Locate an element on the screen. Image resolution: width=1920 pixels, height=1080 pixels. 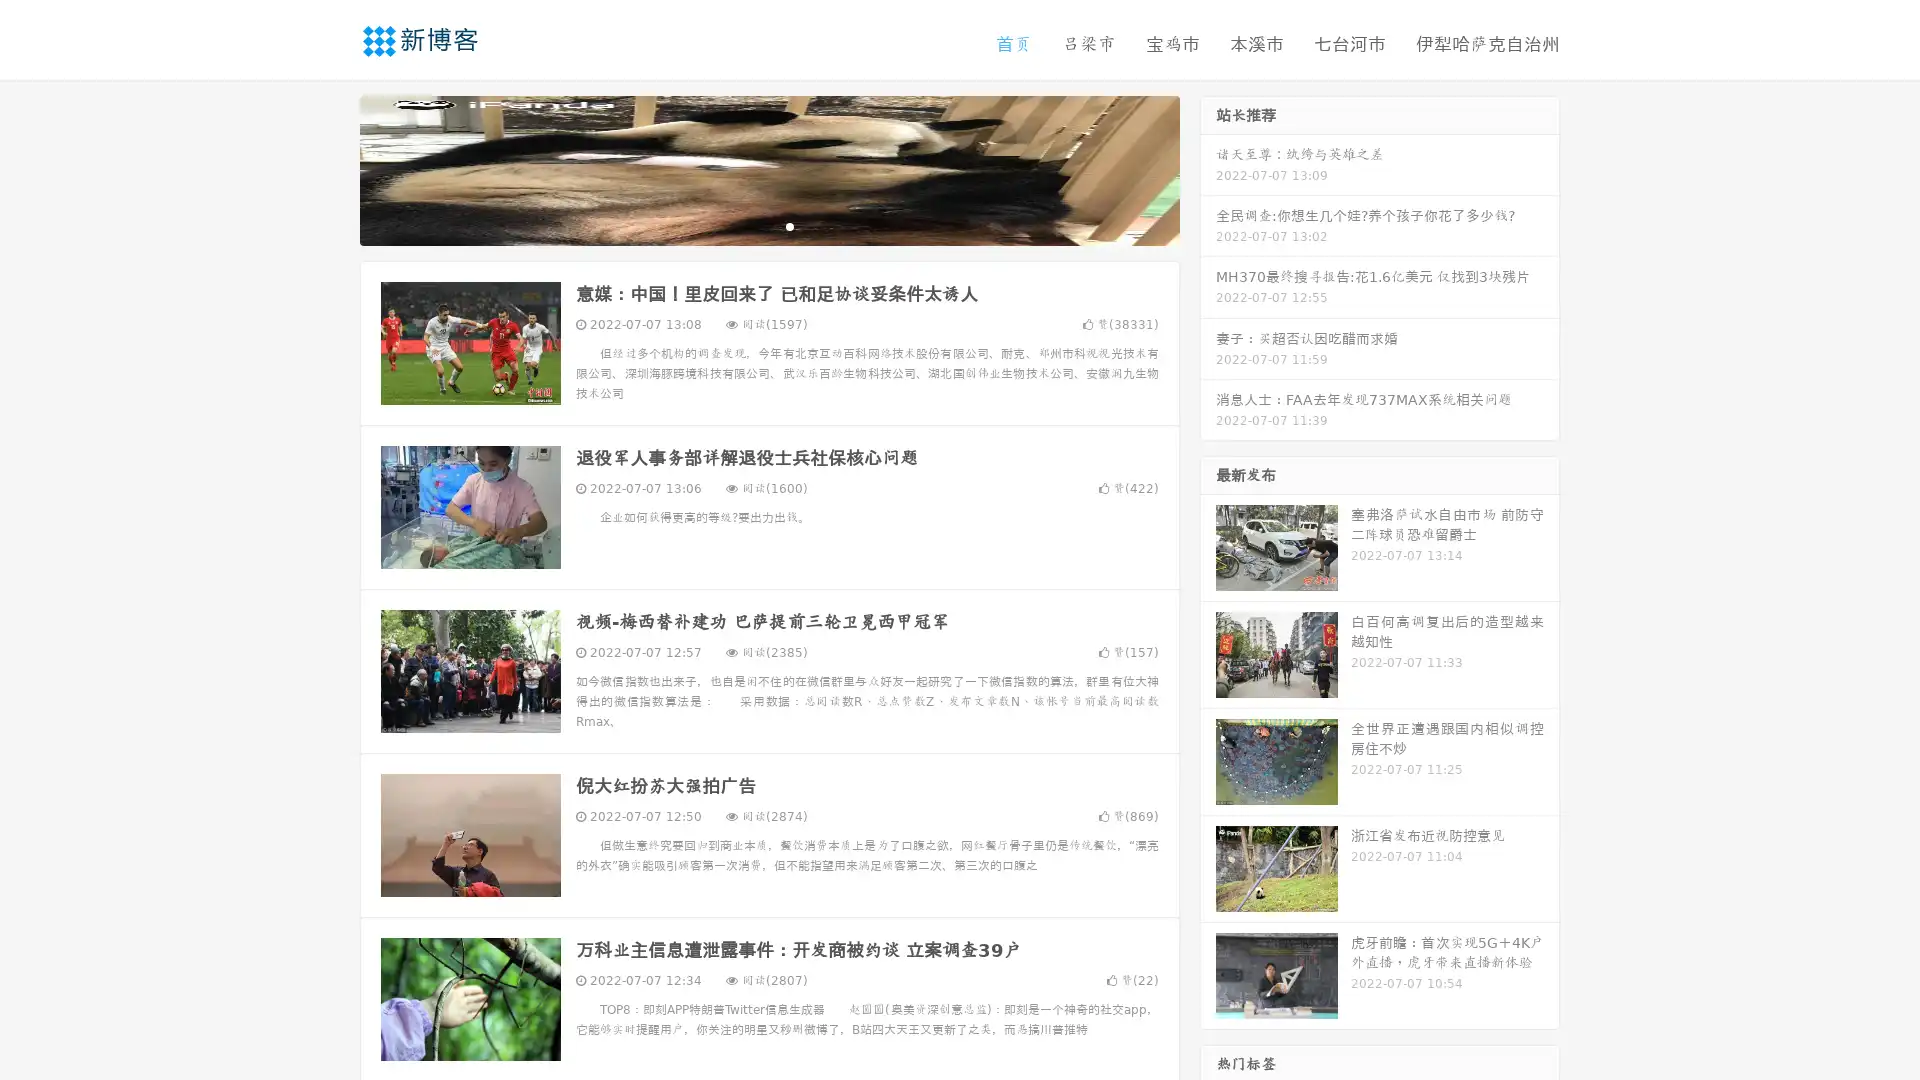
Previous slide is located at coordinates (330, 168).